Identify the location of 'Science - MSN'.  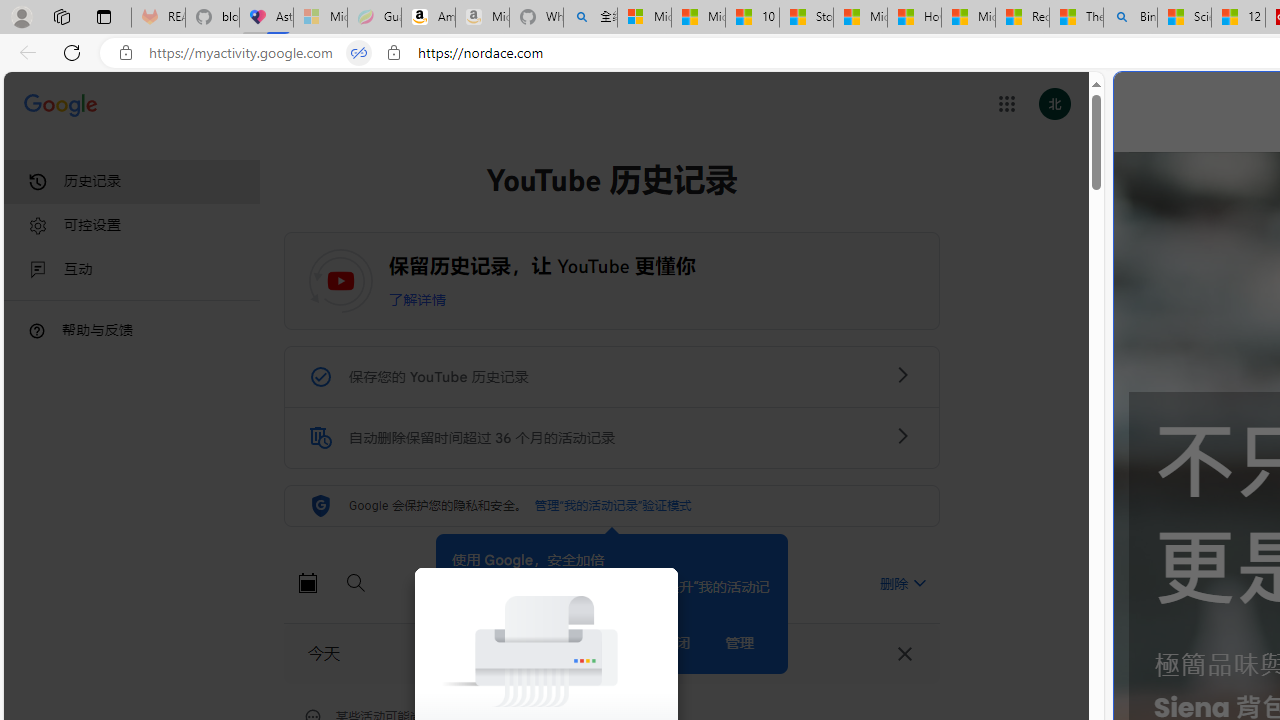
(1184, 17).